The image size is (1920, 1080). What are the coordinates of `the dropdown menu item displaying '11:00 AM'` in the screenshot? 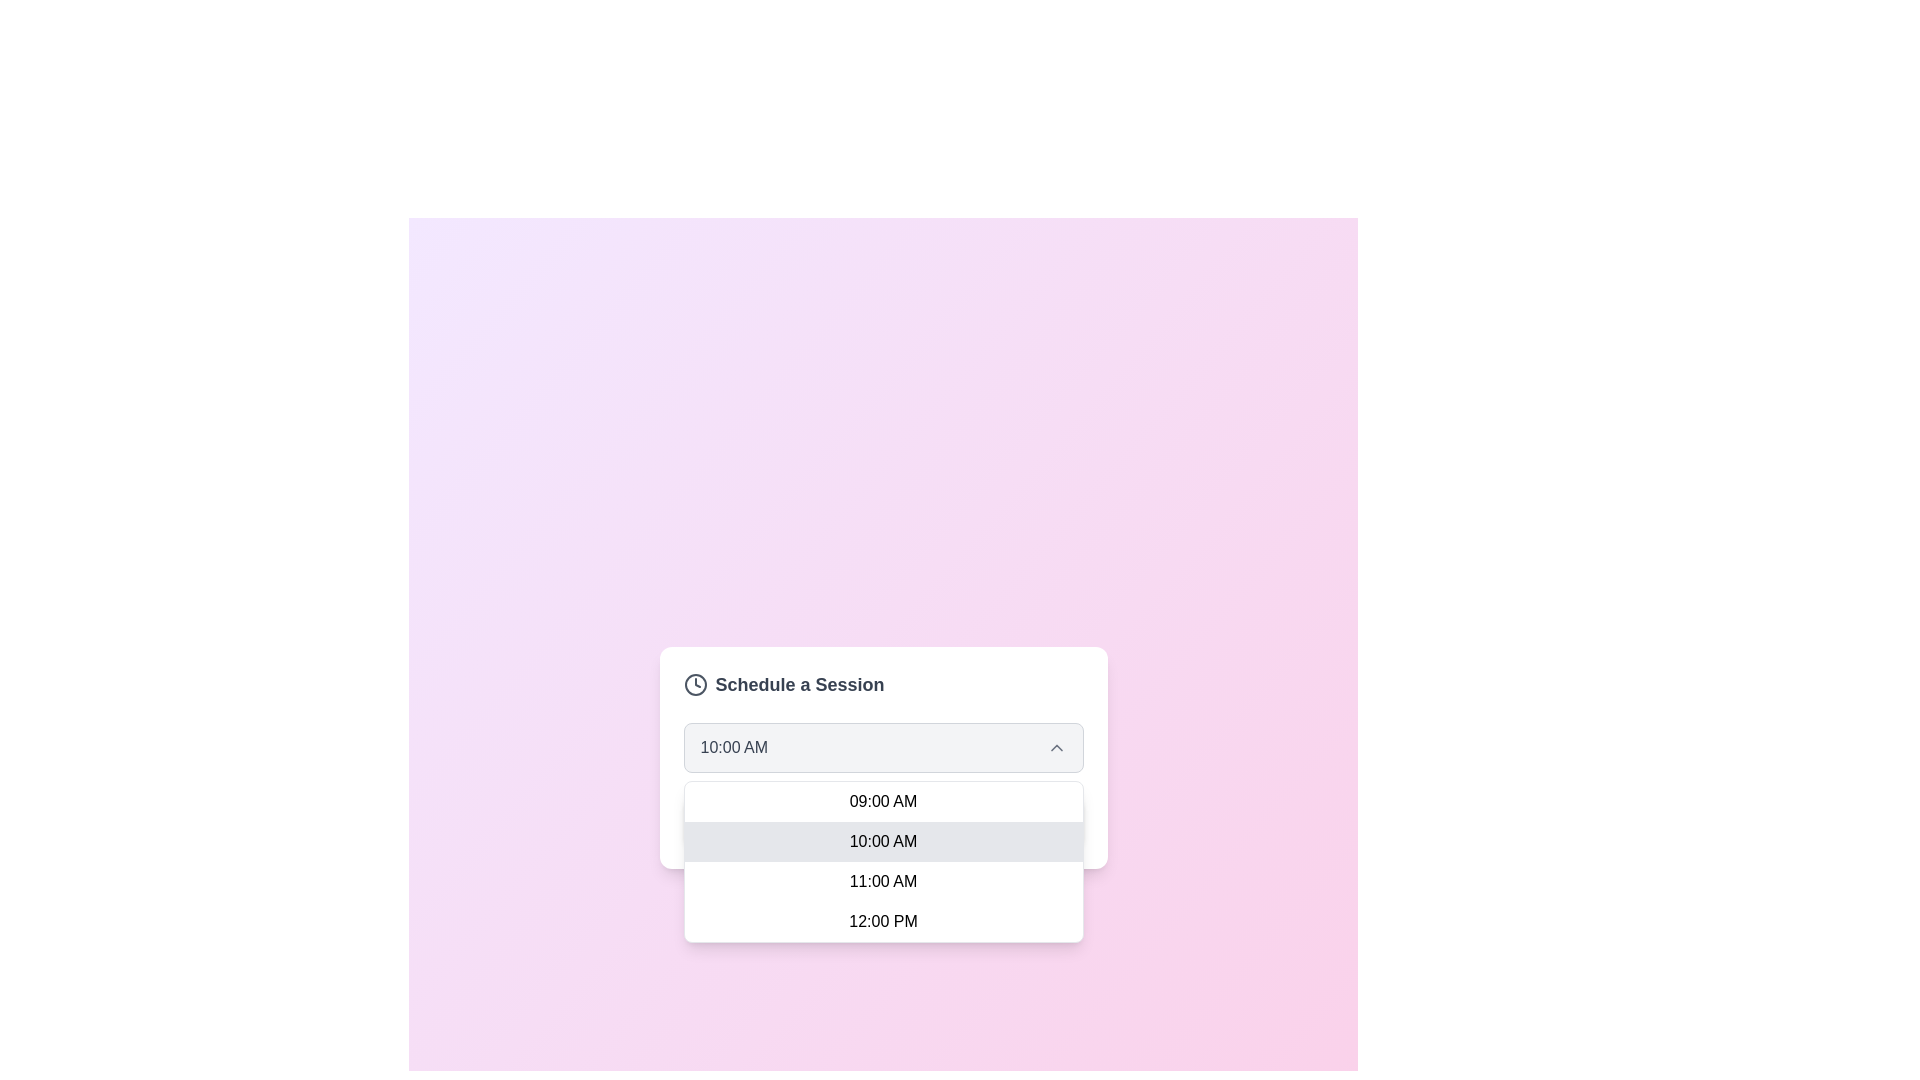 It's located at (882, 881).